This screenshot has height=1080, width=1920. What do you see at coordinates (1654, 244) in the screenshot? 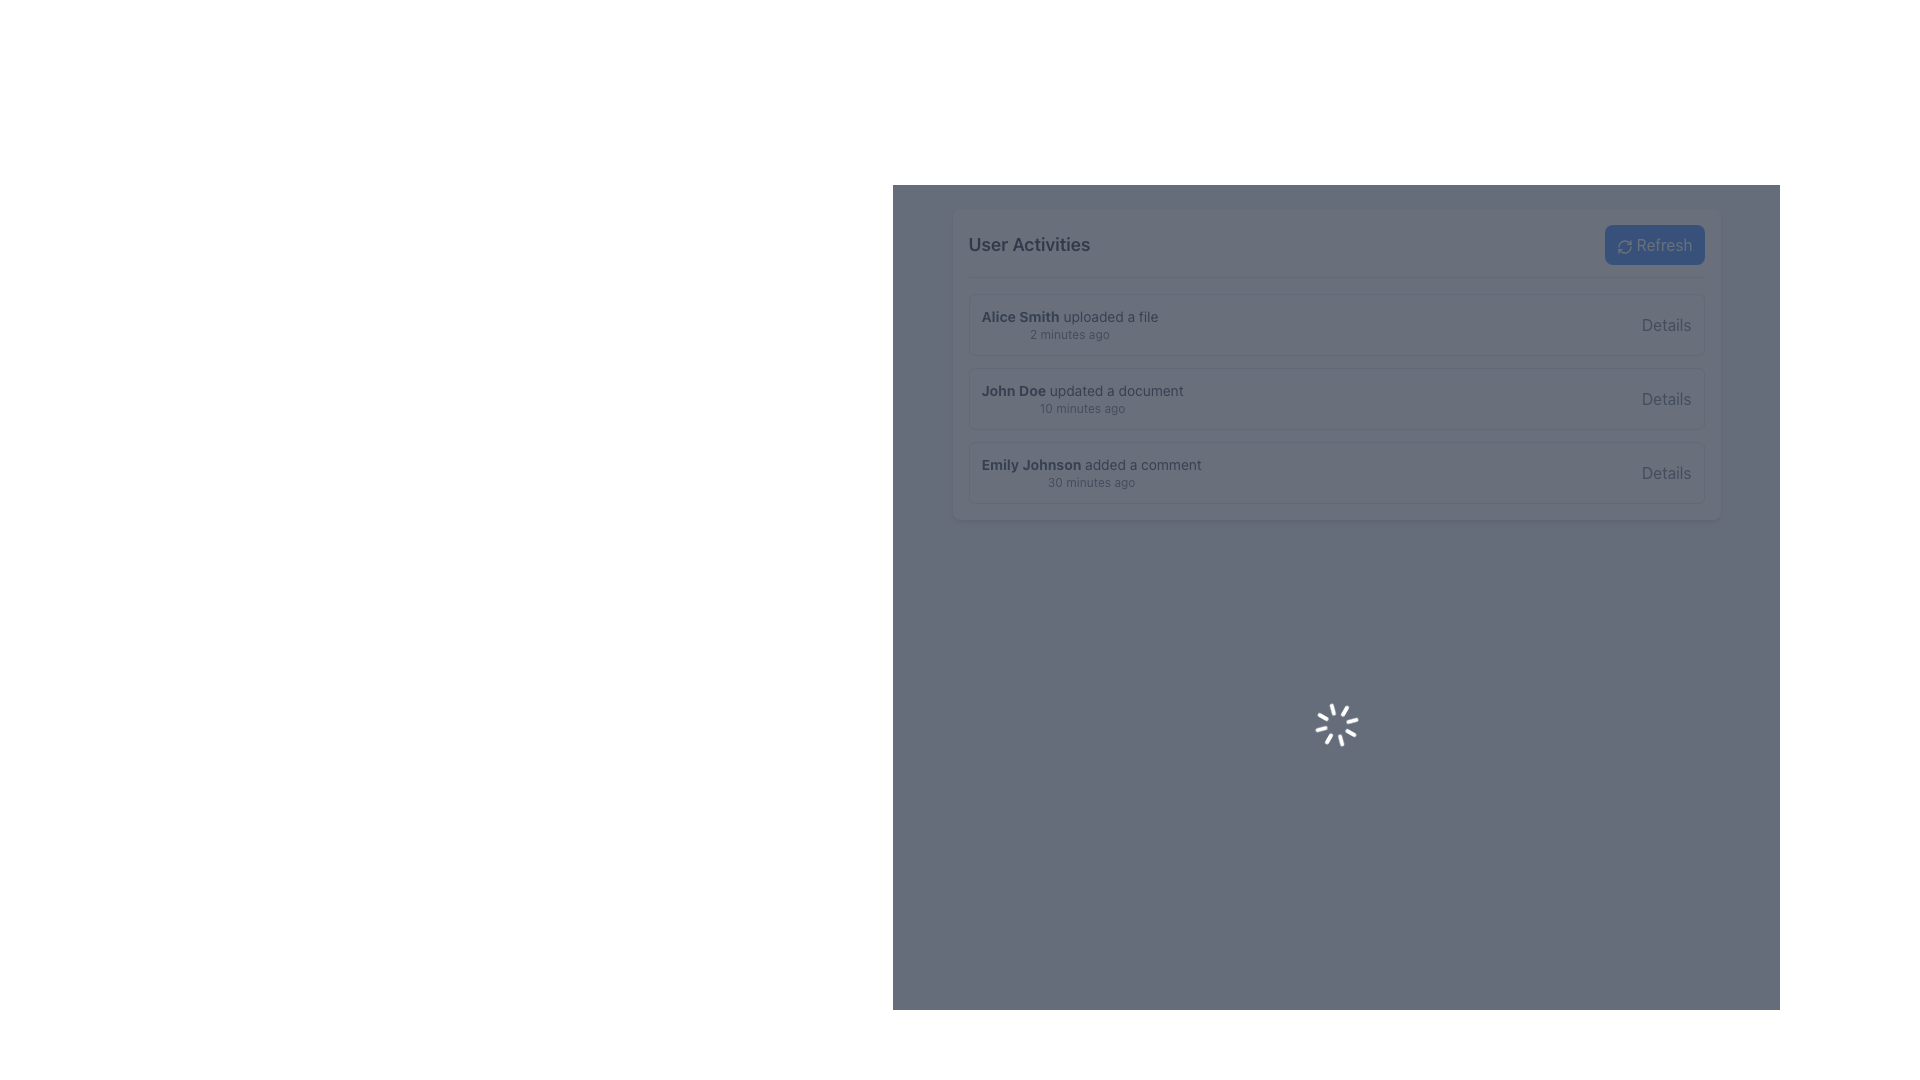
I see `the refresh button located on the right side of the 'User Activities' section to refresh the content` at bounding box center [1654, 244].